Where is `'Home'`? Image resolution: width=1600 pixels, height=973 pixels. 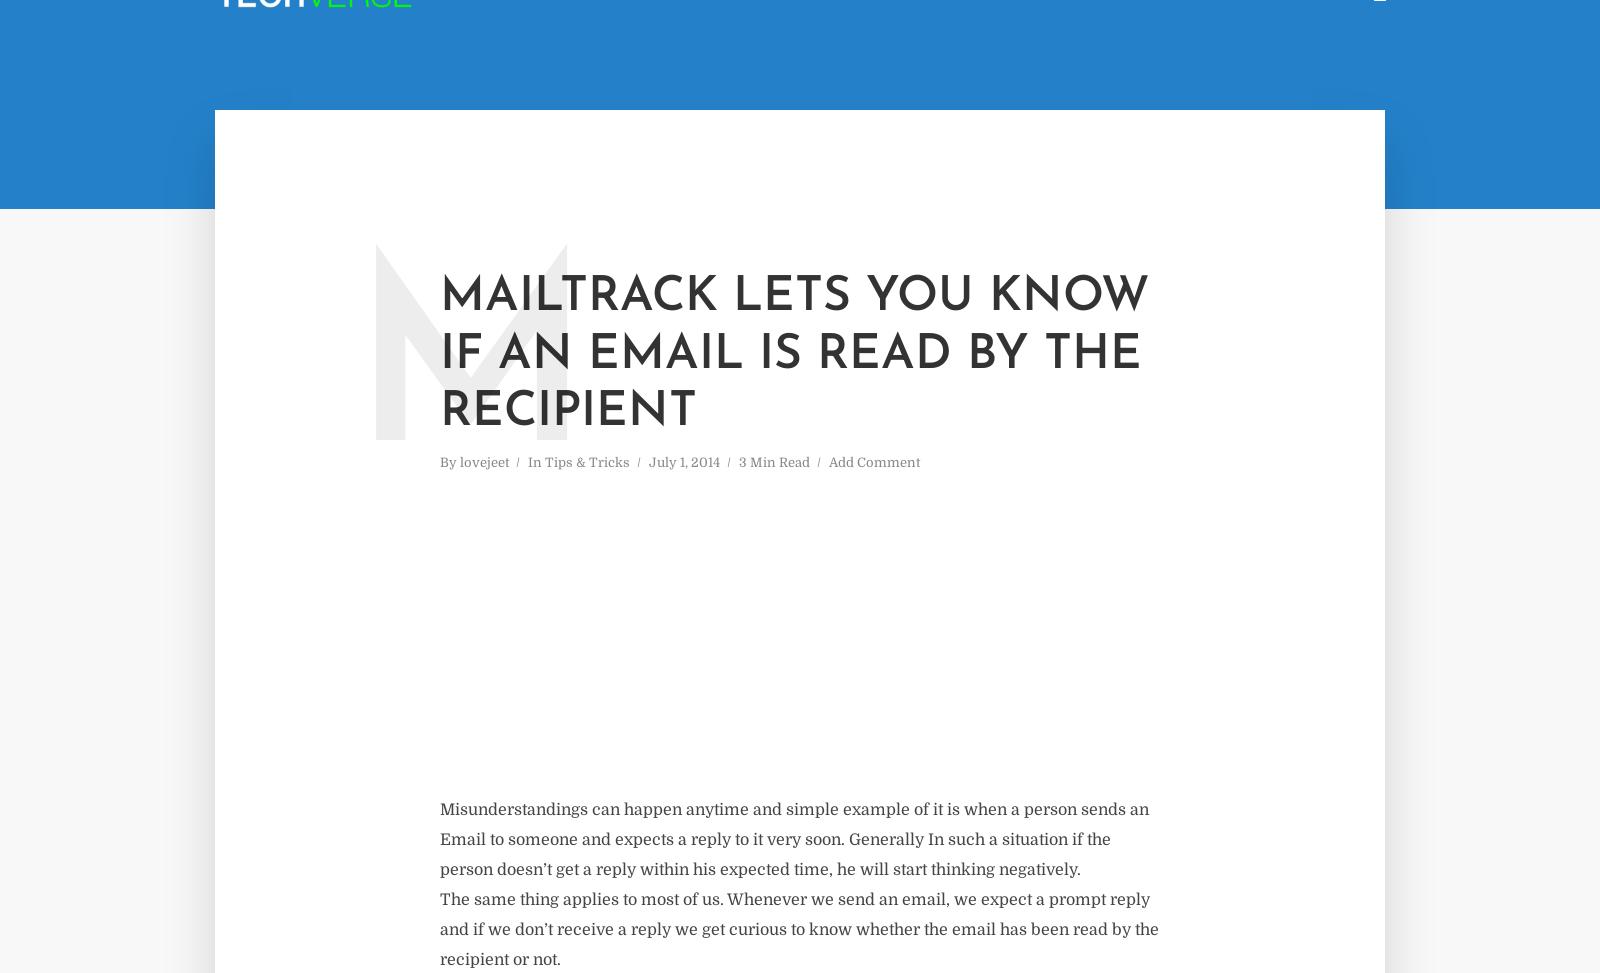 'Home' is located at coordinates (1045, 56).